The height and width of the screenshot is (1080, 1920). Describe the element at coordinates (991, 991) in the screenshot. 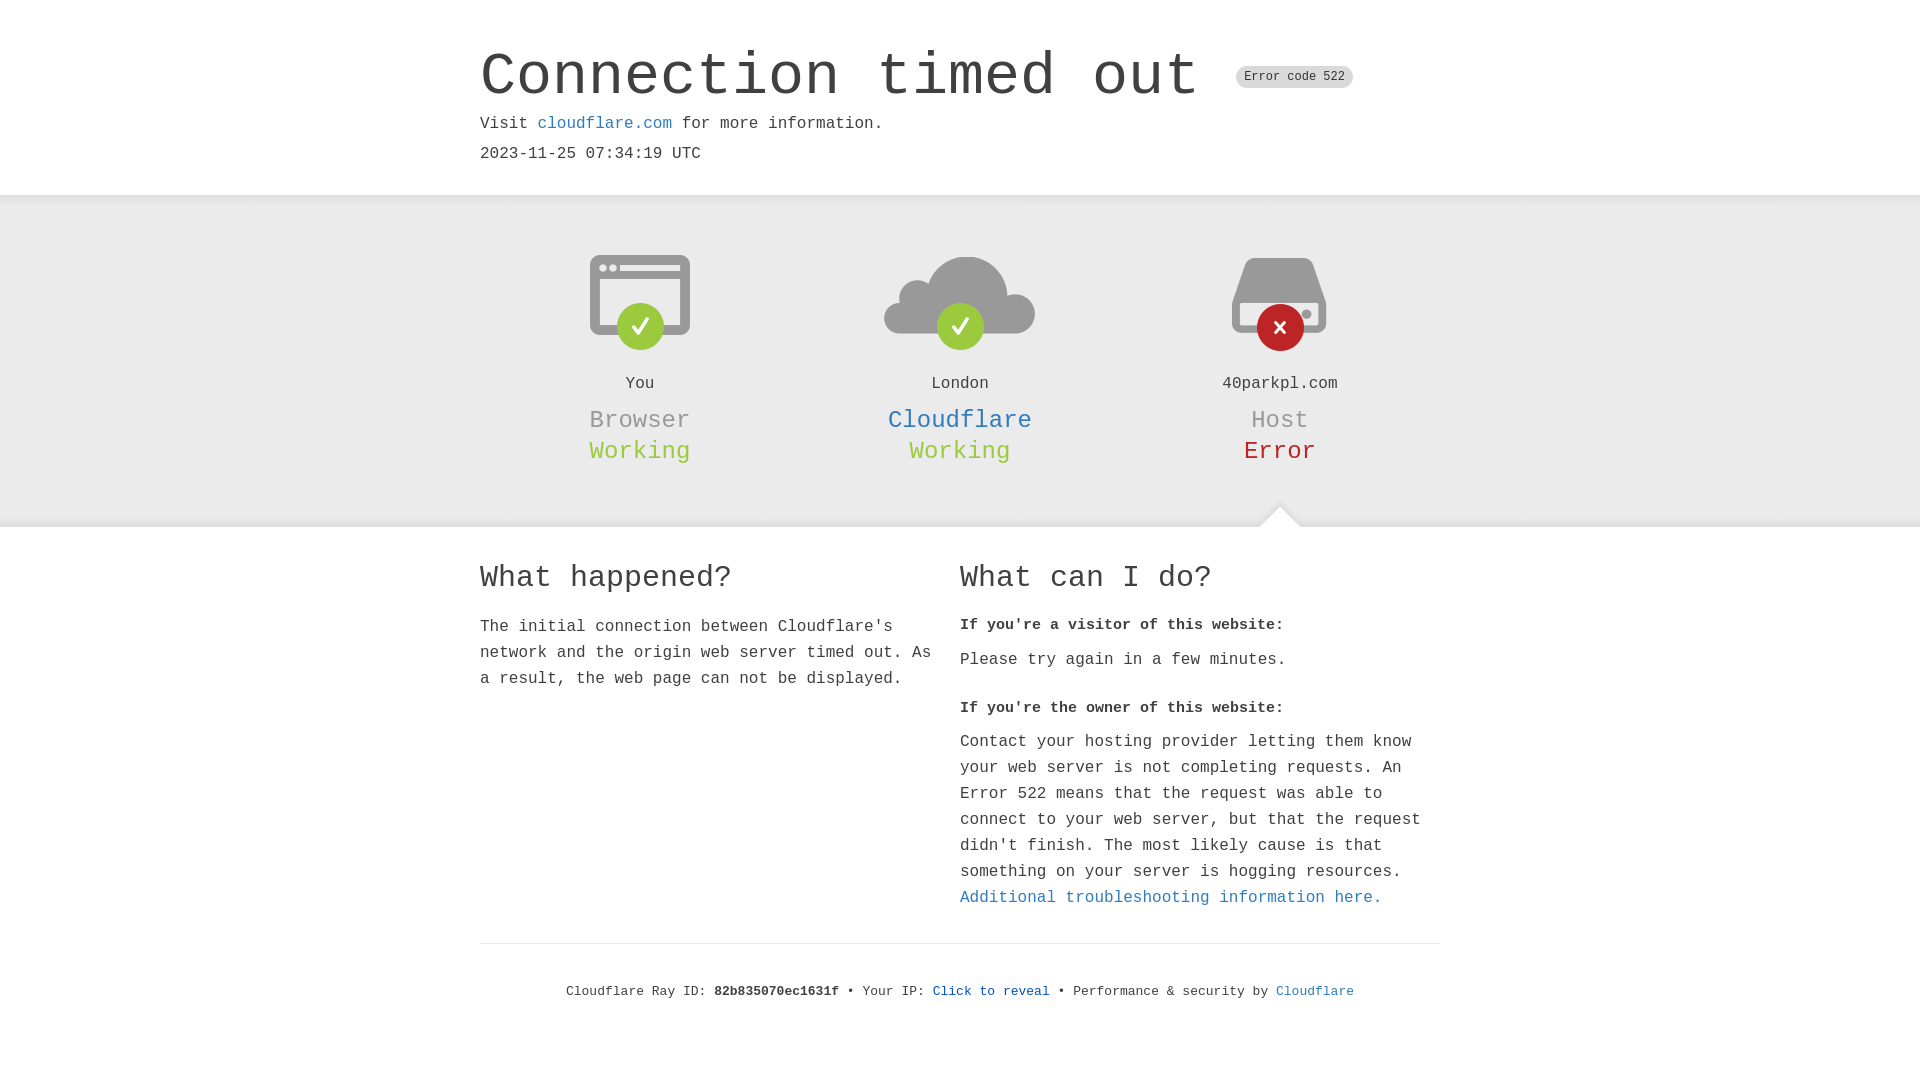

I see `'Click to reveal'` at that location.